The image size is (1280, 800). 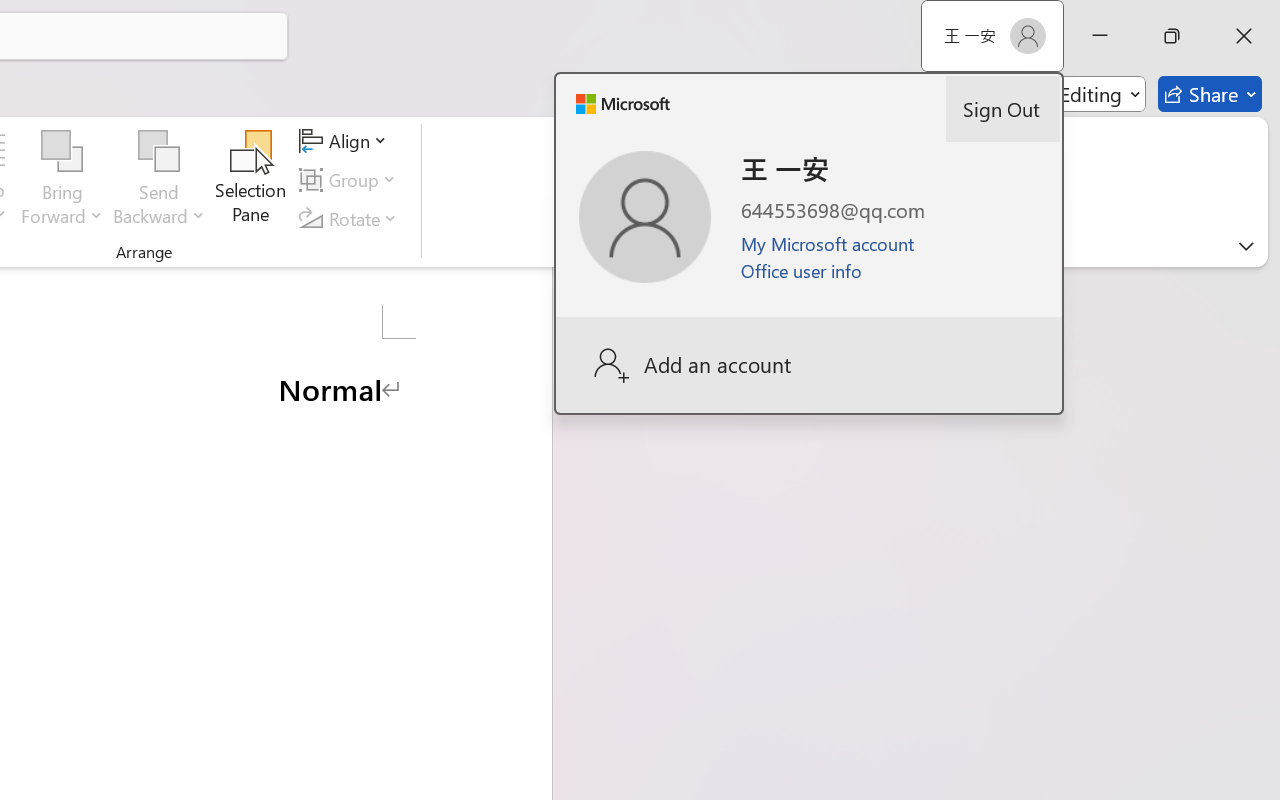 I want to click on 'Bring Forward', so click(x=62, y=179).